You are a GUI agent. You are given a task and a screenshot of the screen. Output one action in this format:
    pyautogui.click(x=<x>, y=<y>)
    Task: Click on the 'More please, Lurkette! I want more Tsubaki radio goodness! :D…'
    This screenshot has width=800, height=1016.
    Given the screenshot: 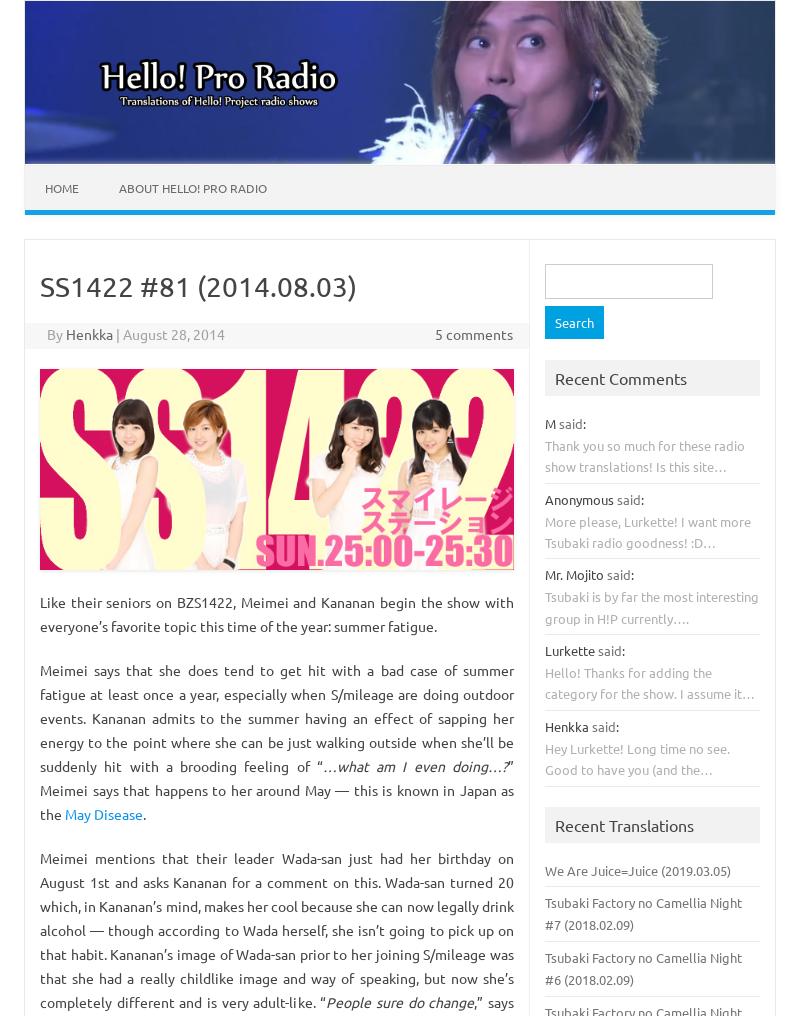 What is the action you would take?
    pyautogui.click(x=646, y=529)
    